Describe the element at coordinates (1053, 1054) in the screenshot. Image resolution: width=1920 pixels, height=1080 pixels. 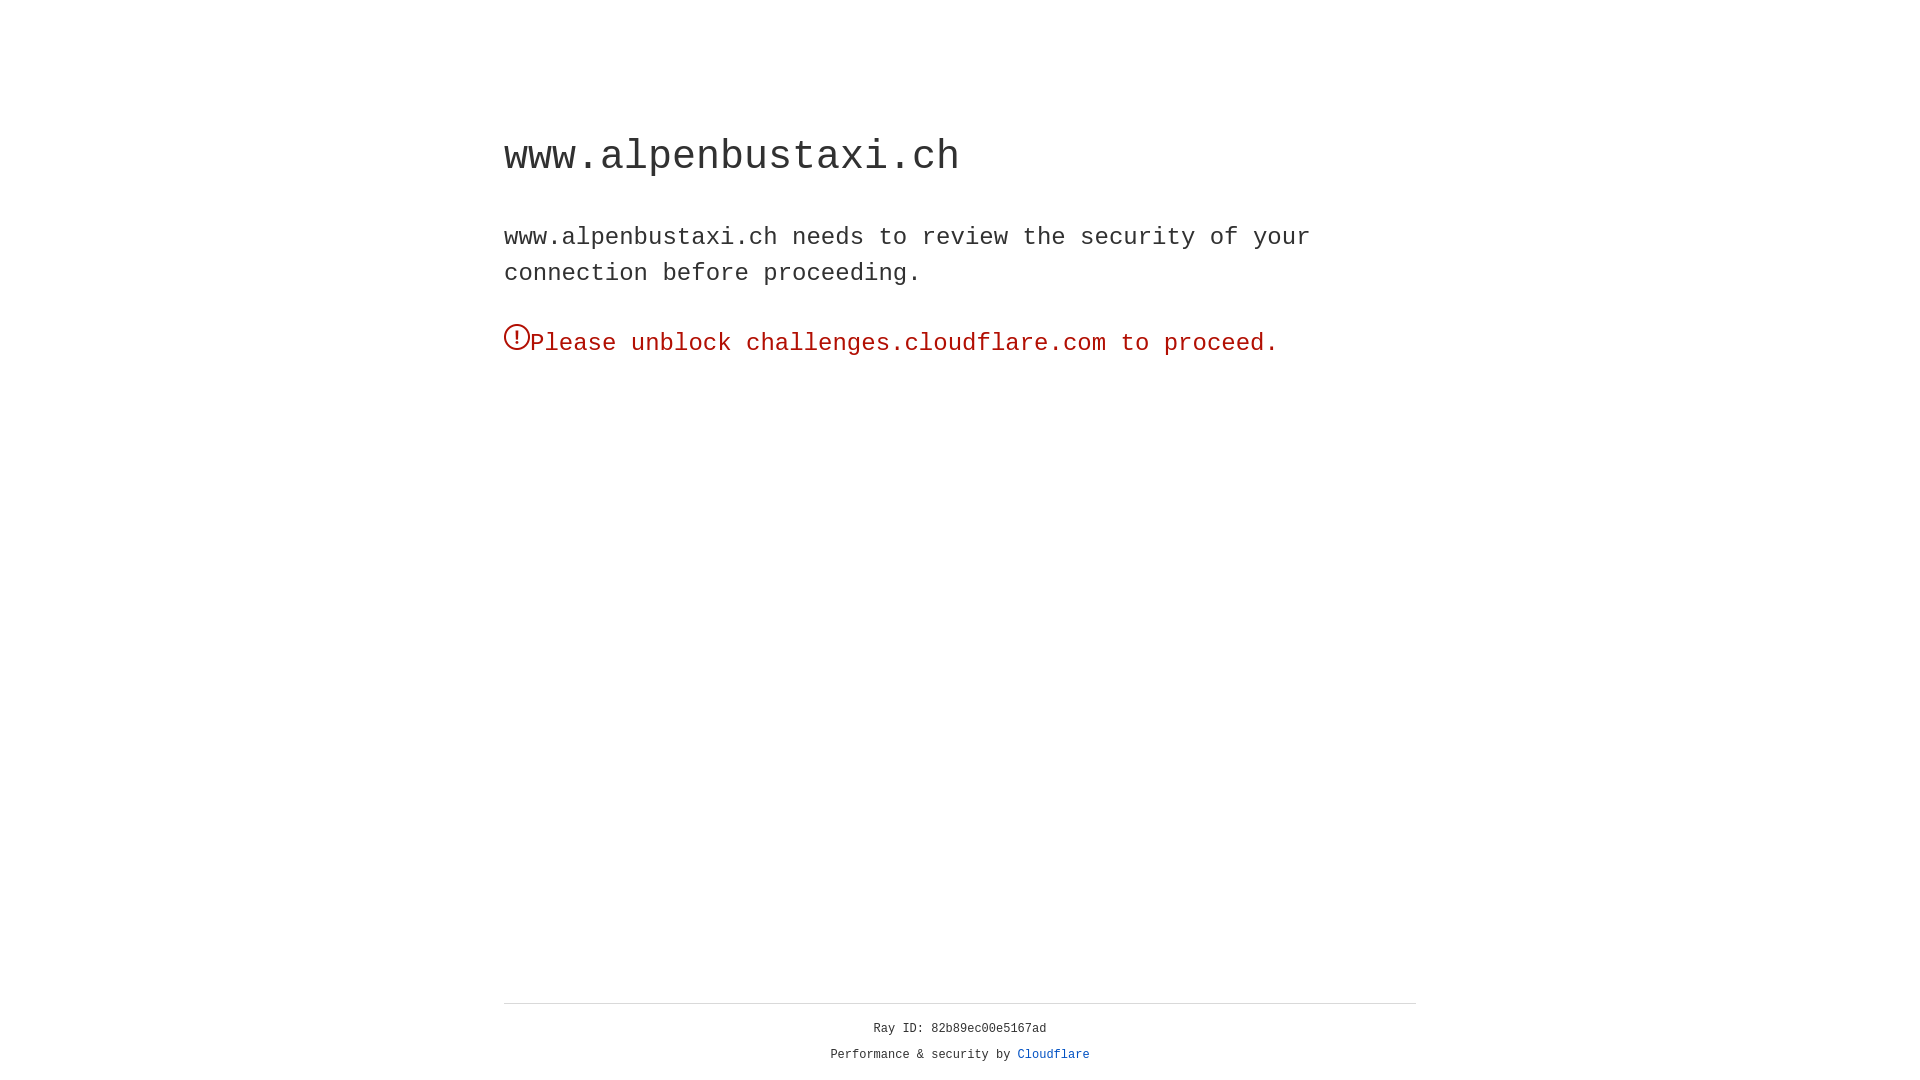
I see `'Cloudflare'` at that location.